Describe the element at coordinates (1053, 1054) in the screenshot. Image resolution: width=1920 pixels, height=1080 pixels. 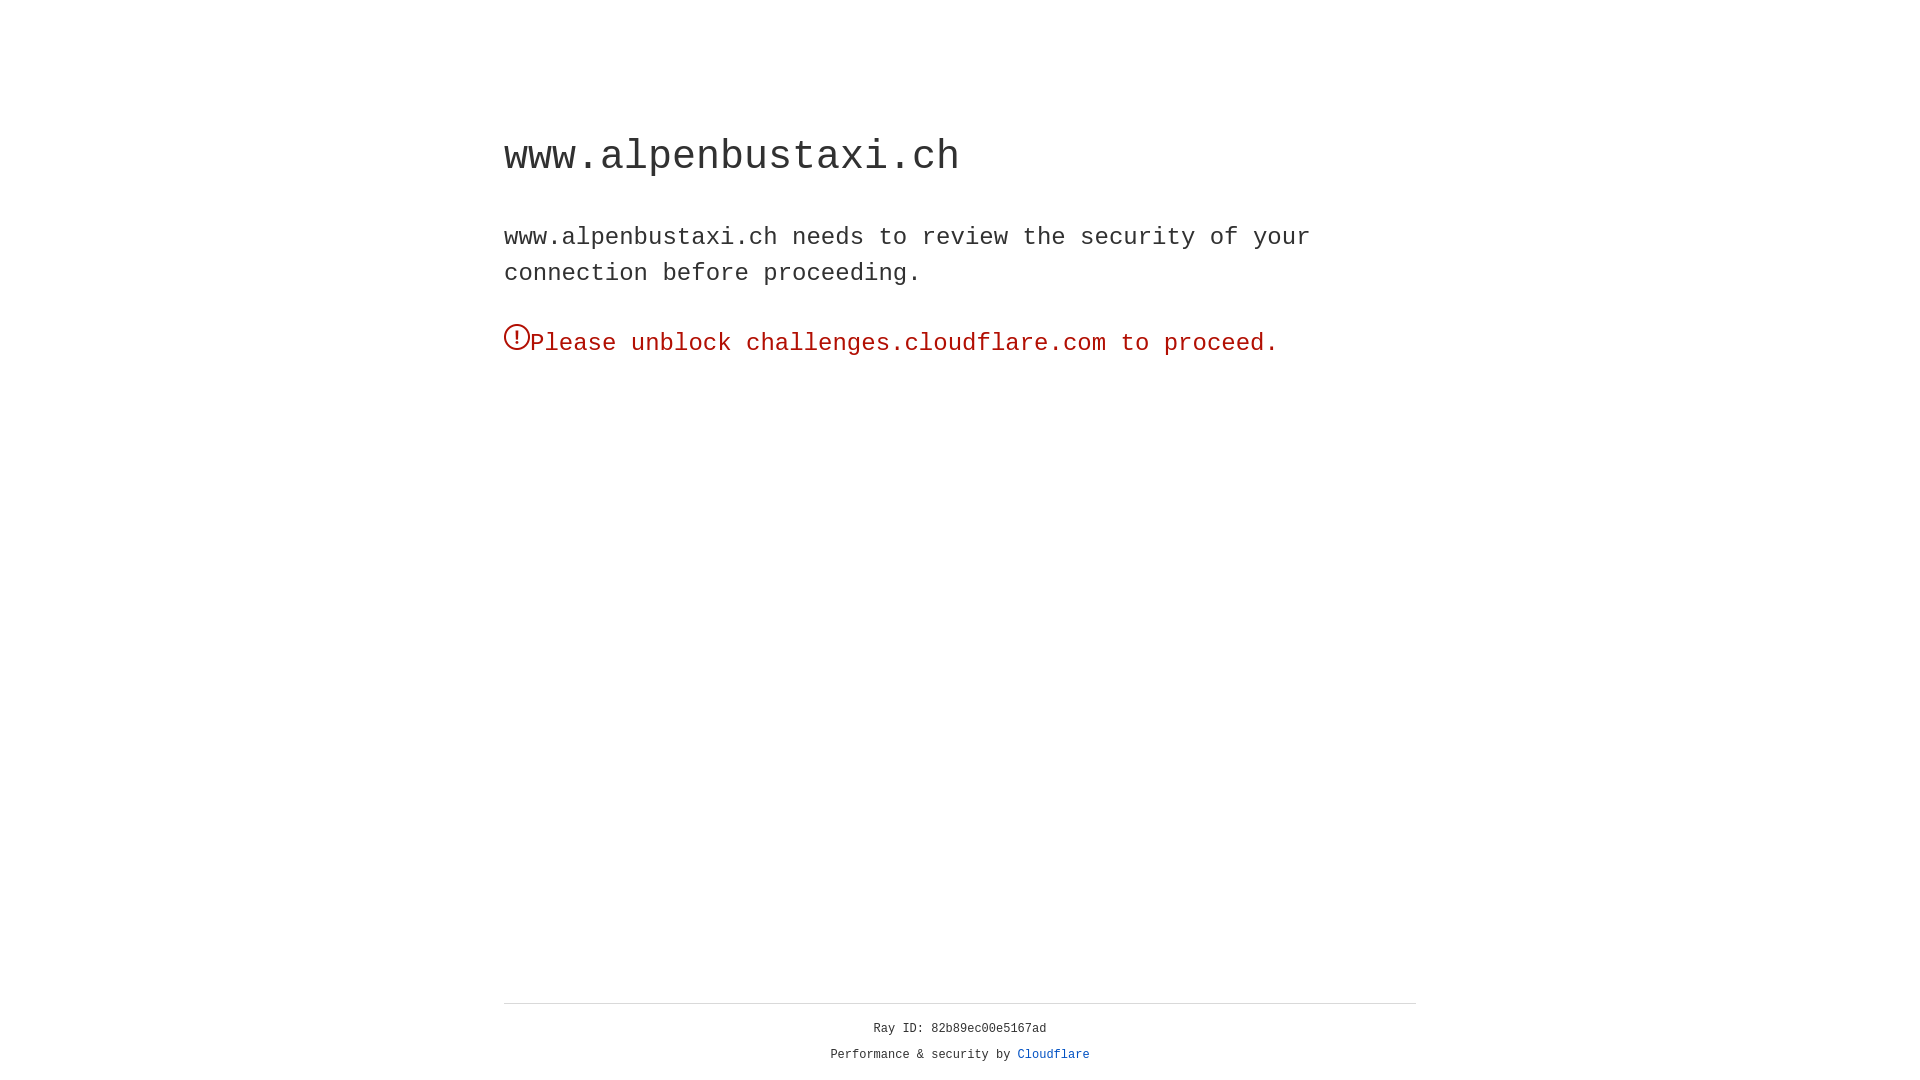
I see `'Cloudflare'` at that location.